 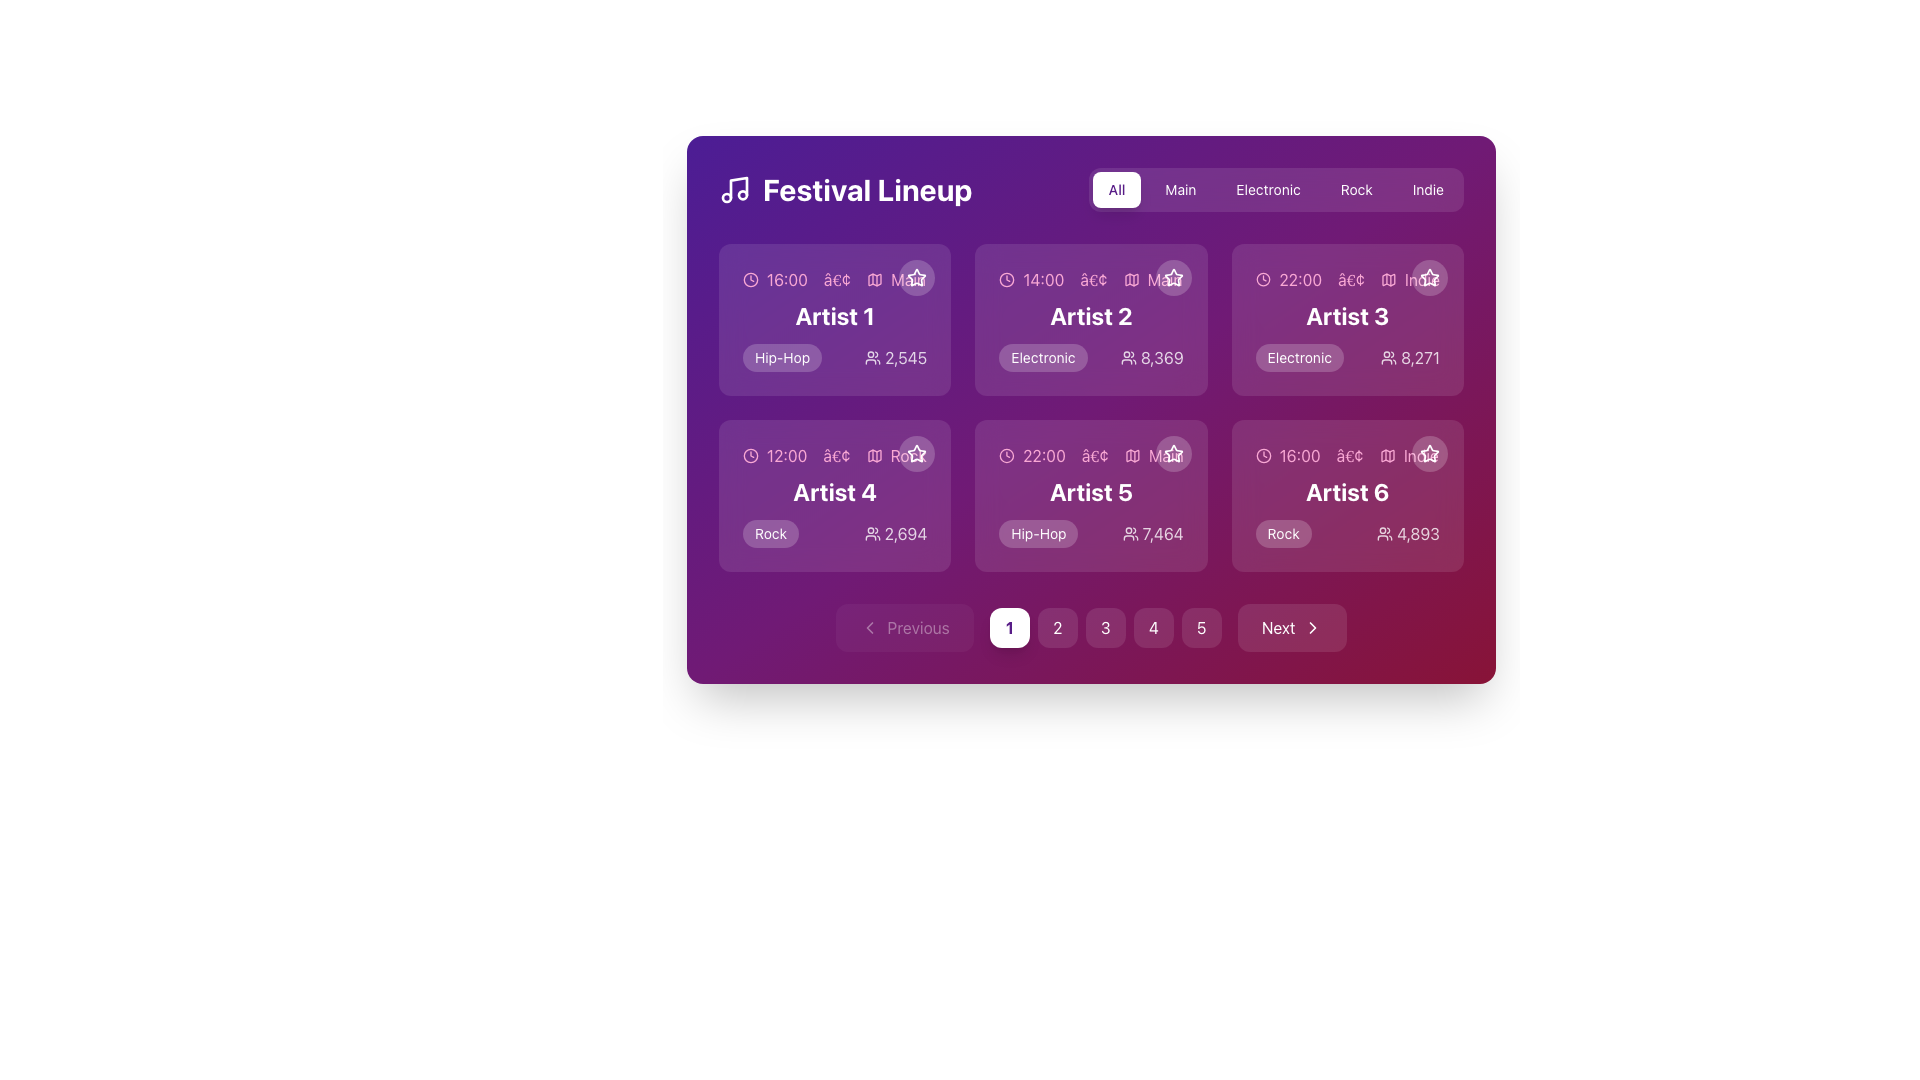 What do you see at coordinates (1428, 452) in the screenshot?
I see `the star icon located within the card for 'Artist 6' to mark or unmark it as a favorite` at bounding box center [1428, 452].